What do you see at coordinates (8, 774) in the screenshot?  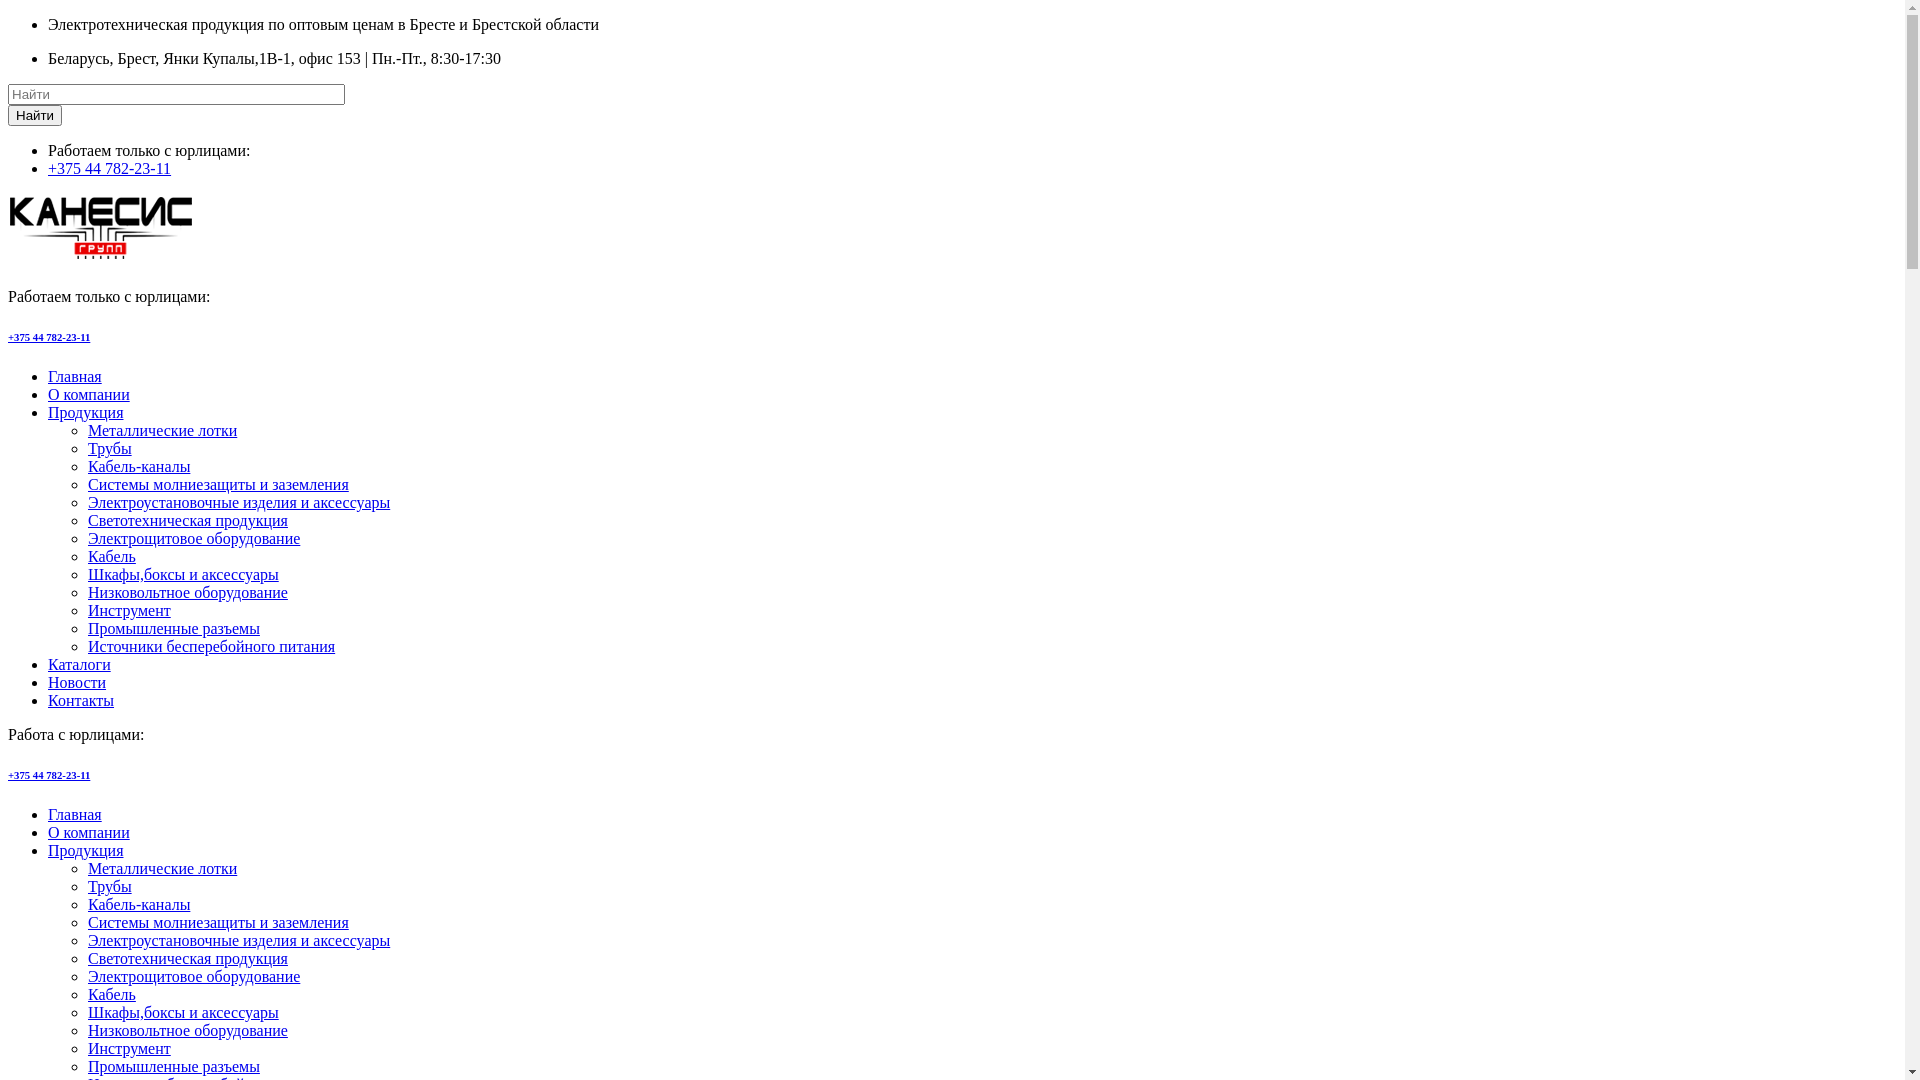 I see `'+375 44 782-23-11'` at bounding box center [8, 774].